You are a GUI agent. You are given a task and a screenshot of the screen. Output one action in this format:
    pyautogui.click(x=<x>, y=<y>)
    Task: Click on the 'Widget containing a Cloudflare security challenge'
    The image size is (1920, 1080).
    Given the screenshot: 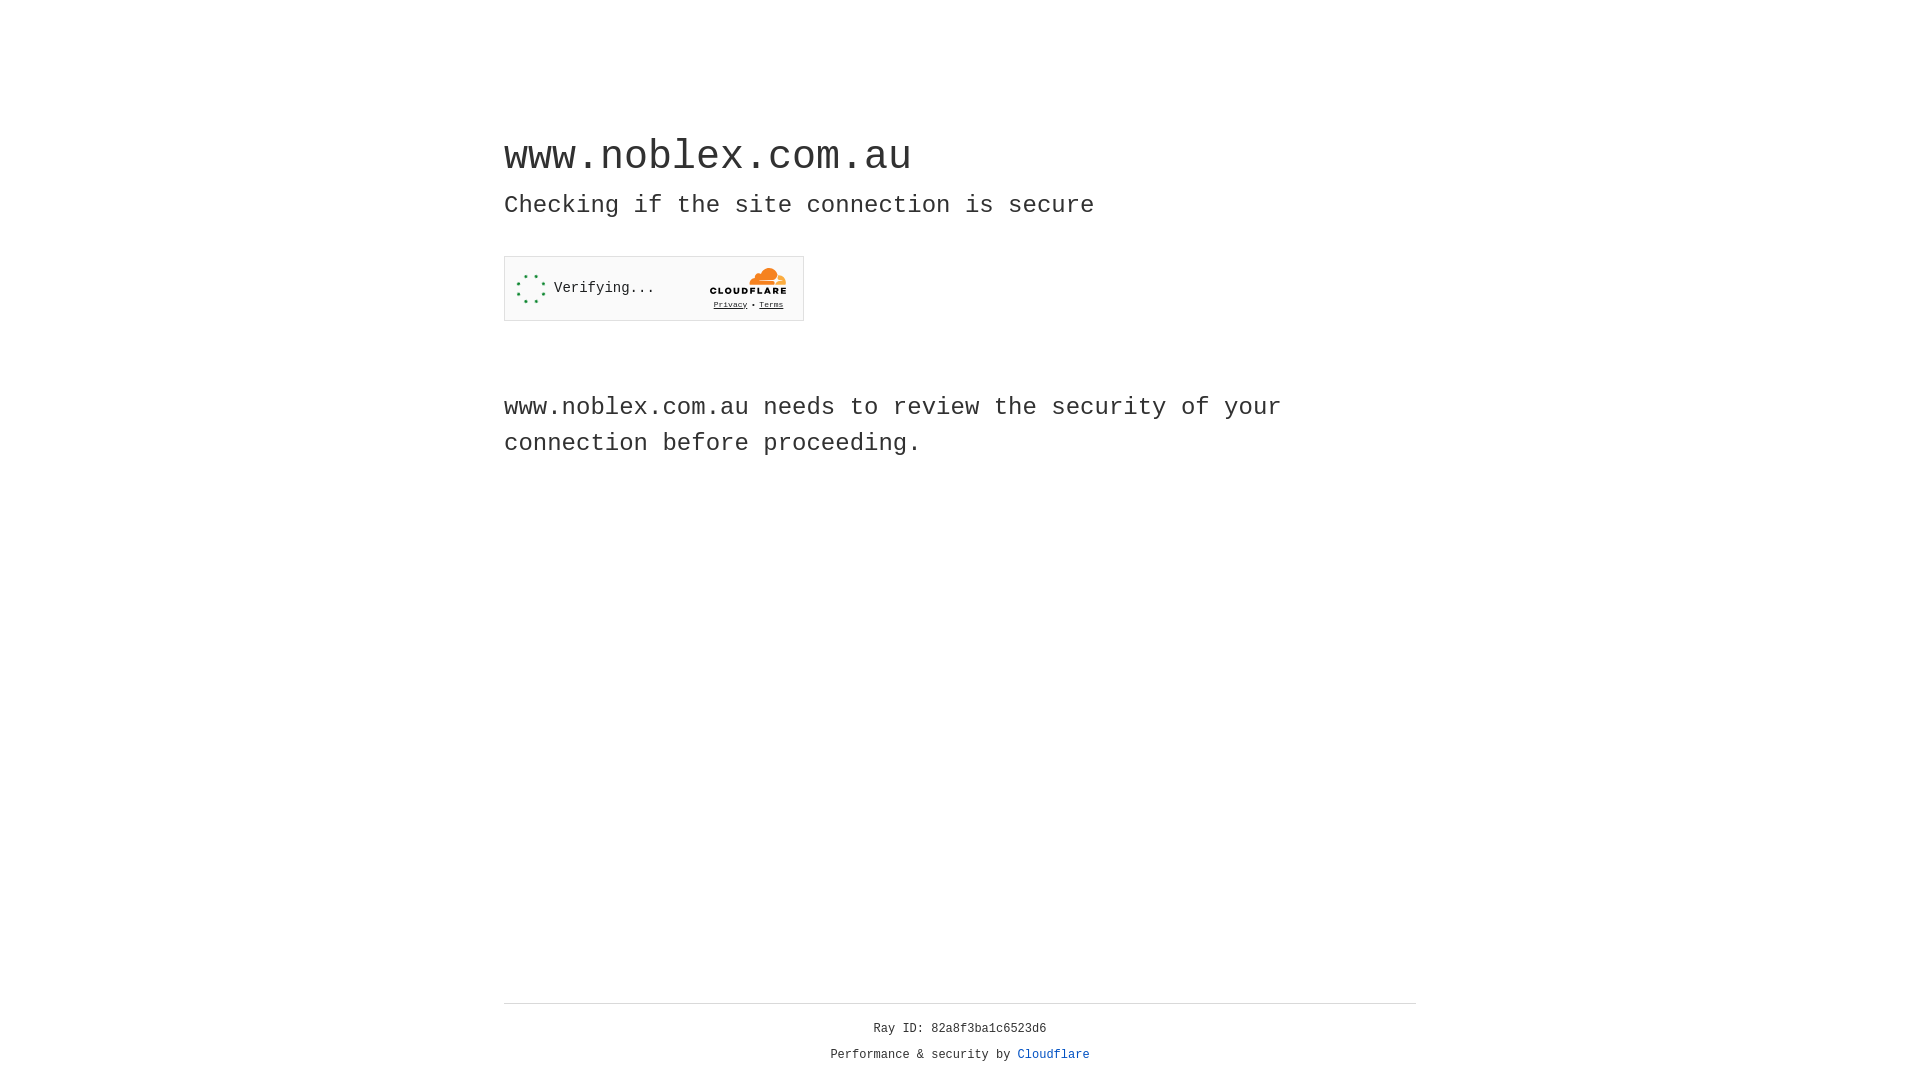 What is the action you would take?
    pyautogui.click(x=653, y=288)
    